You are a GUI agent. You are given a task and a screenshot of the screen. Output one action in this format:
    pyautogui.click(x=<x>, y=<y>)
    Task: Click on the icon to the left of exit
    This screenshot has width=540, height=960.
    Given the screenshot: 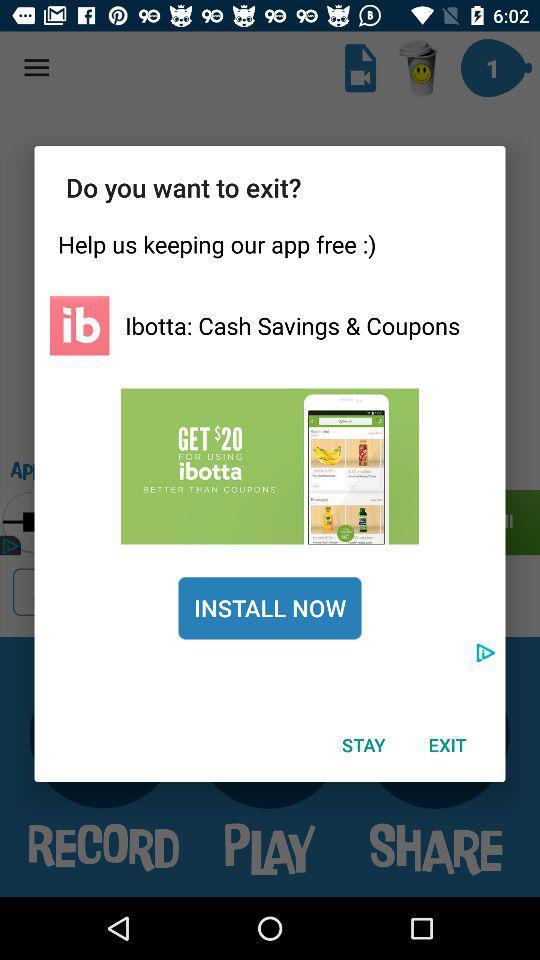 What is the action you would take?
    pyautogui.click(x=362, y=744)
    